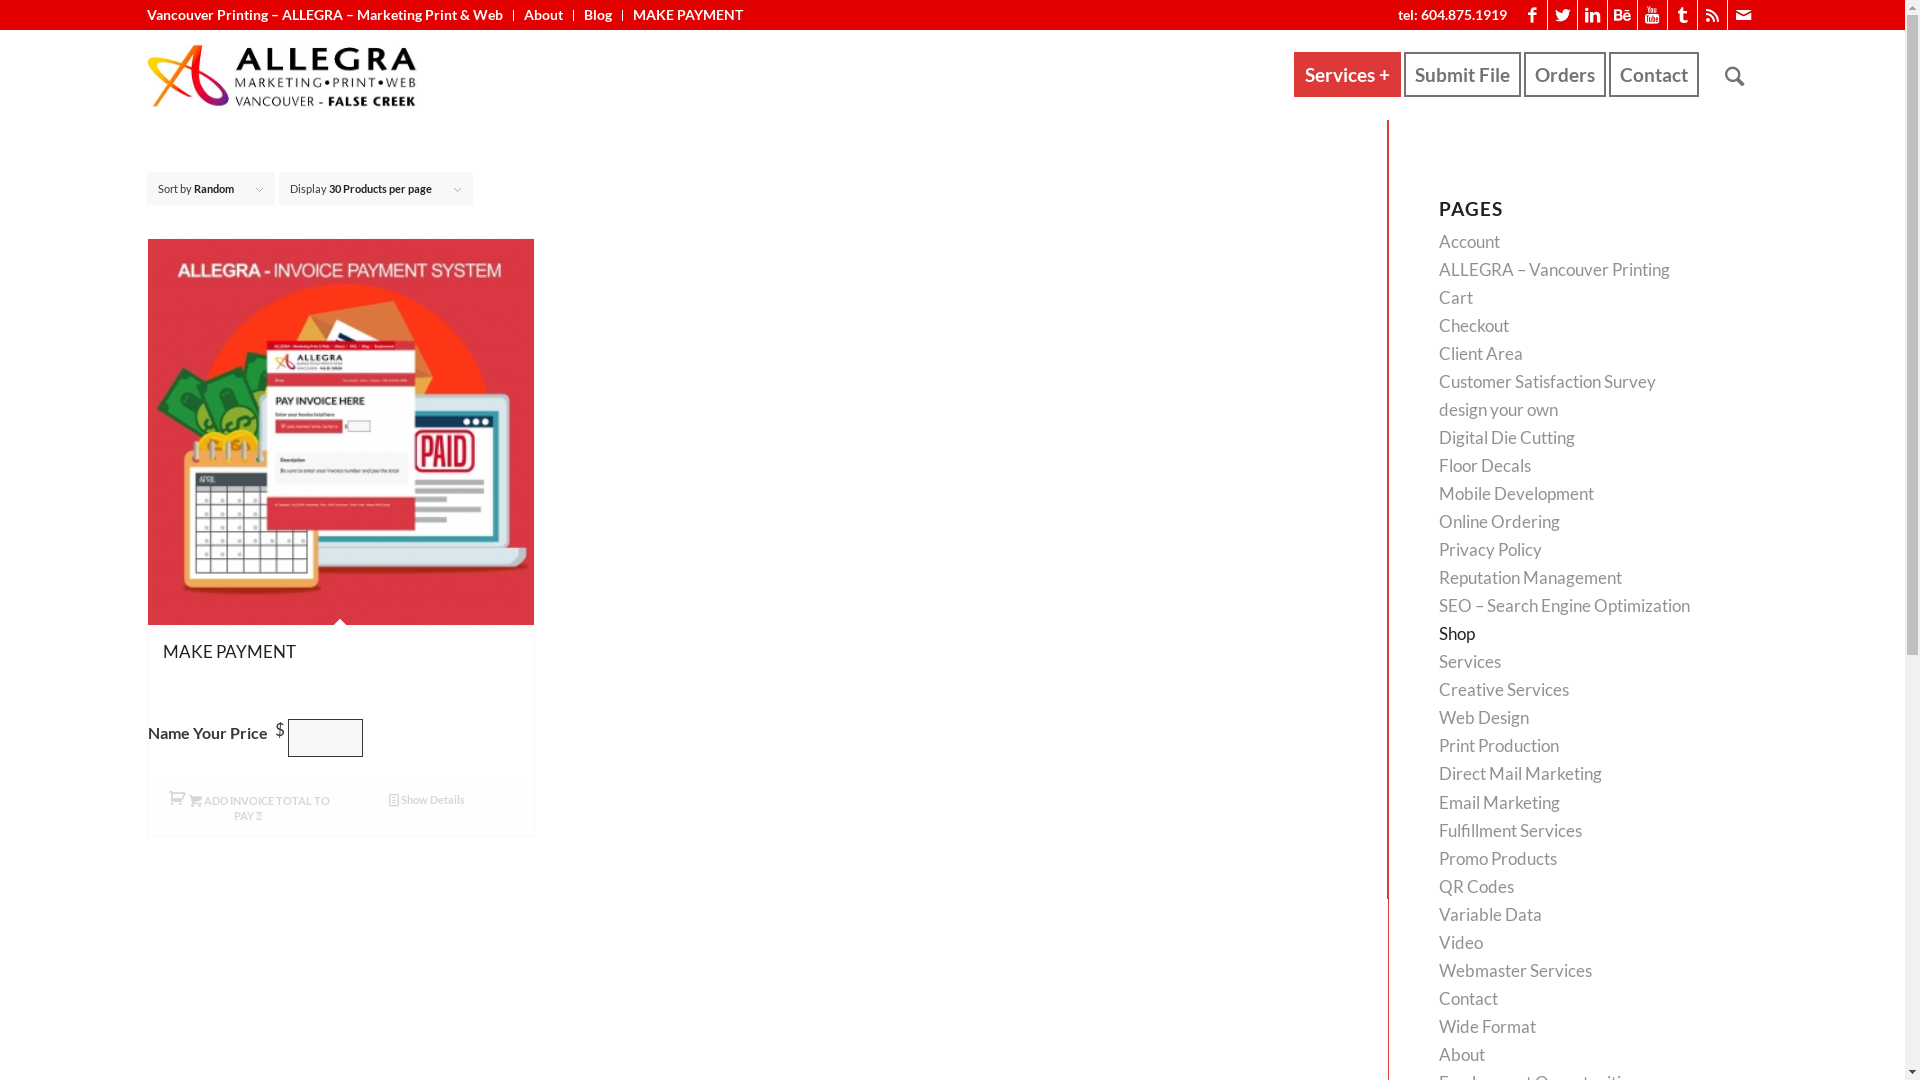 The image size is (1920, 1080). What do you see at coordinates (1487, 1026) in the screenshot?
I see `'Wide Format'` at bounding box center [1487, 1026].